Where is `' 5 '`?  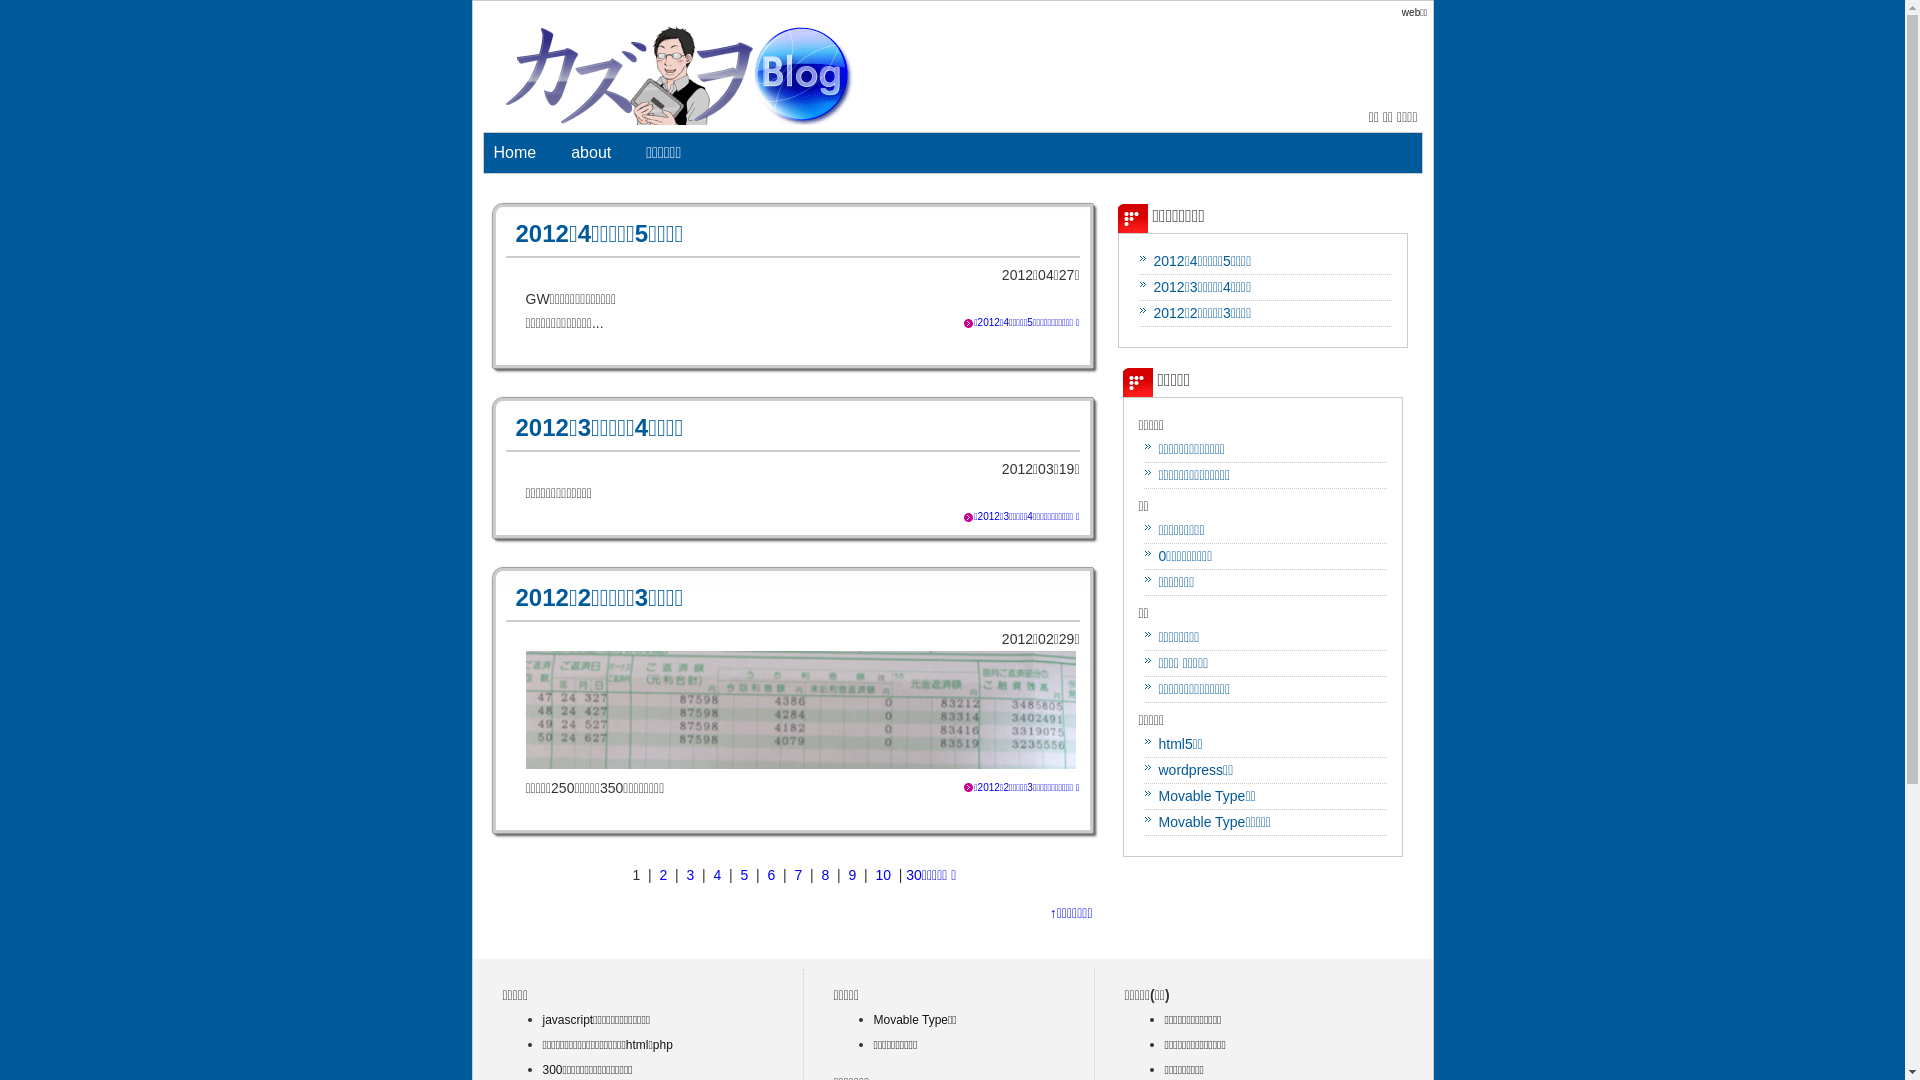 ' 5 ' is located at coordinates (743, 874).